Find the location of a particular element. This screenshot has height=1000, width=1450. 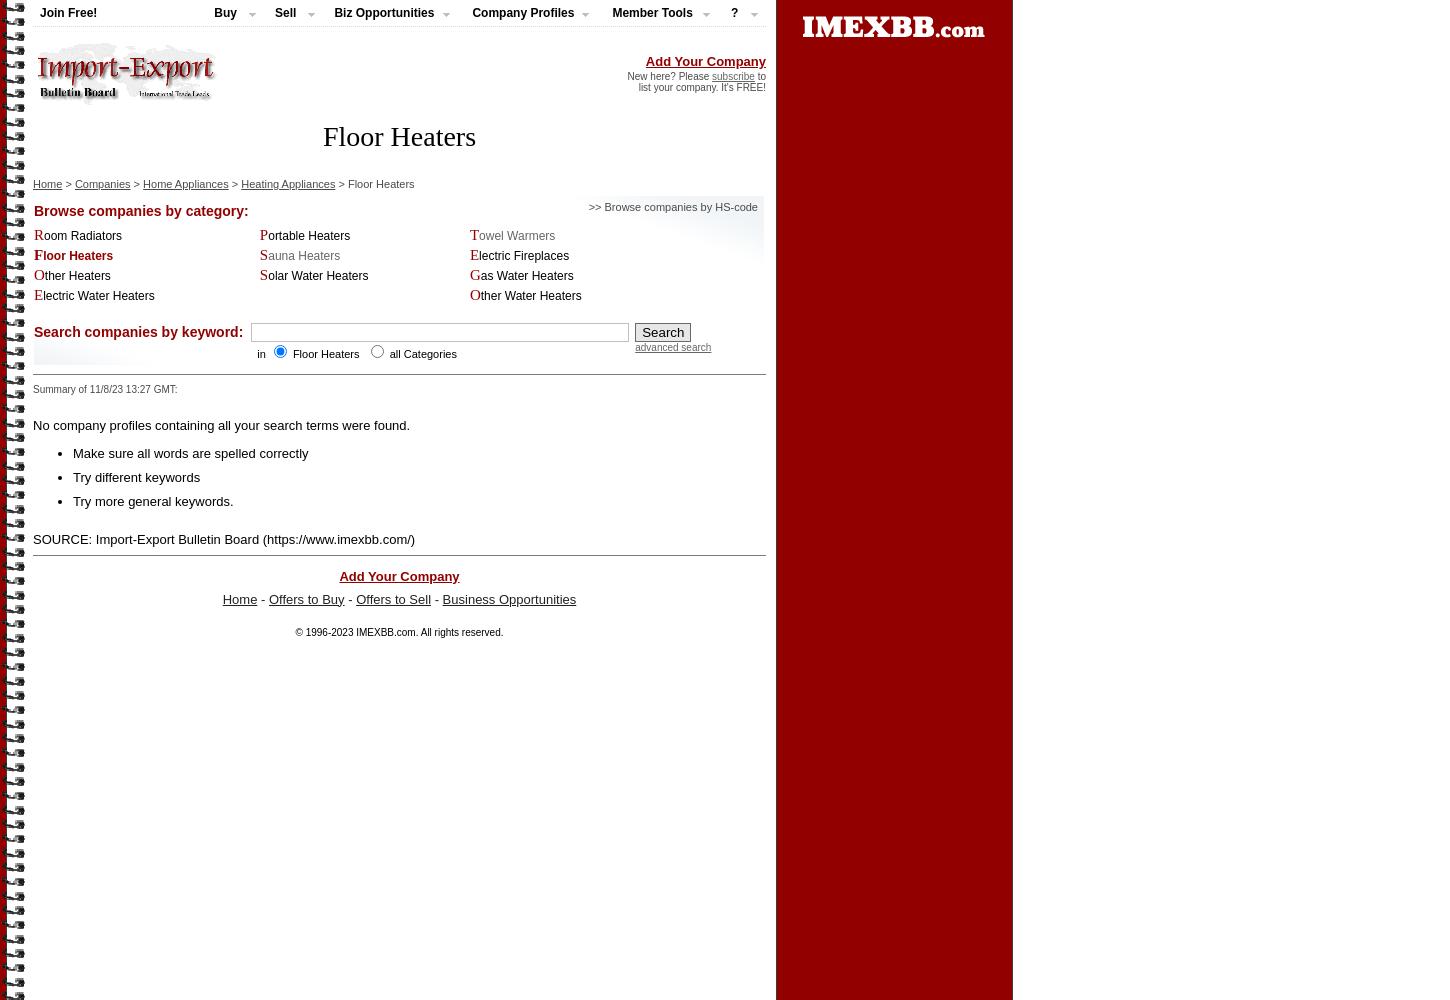

'Business Opportunities' is located at coordinates (508, 597).